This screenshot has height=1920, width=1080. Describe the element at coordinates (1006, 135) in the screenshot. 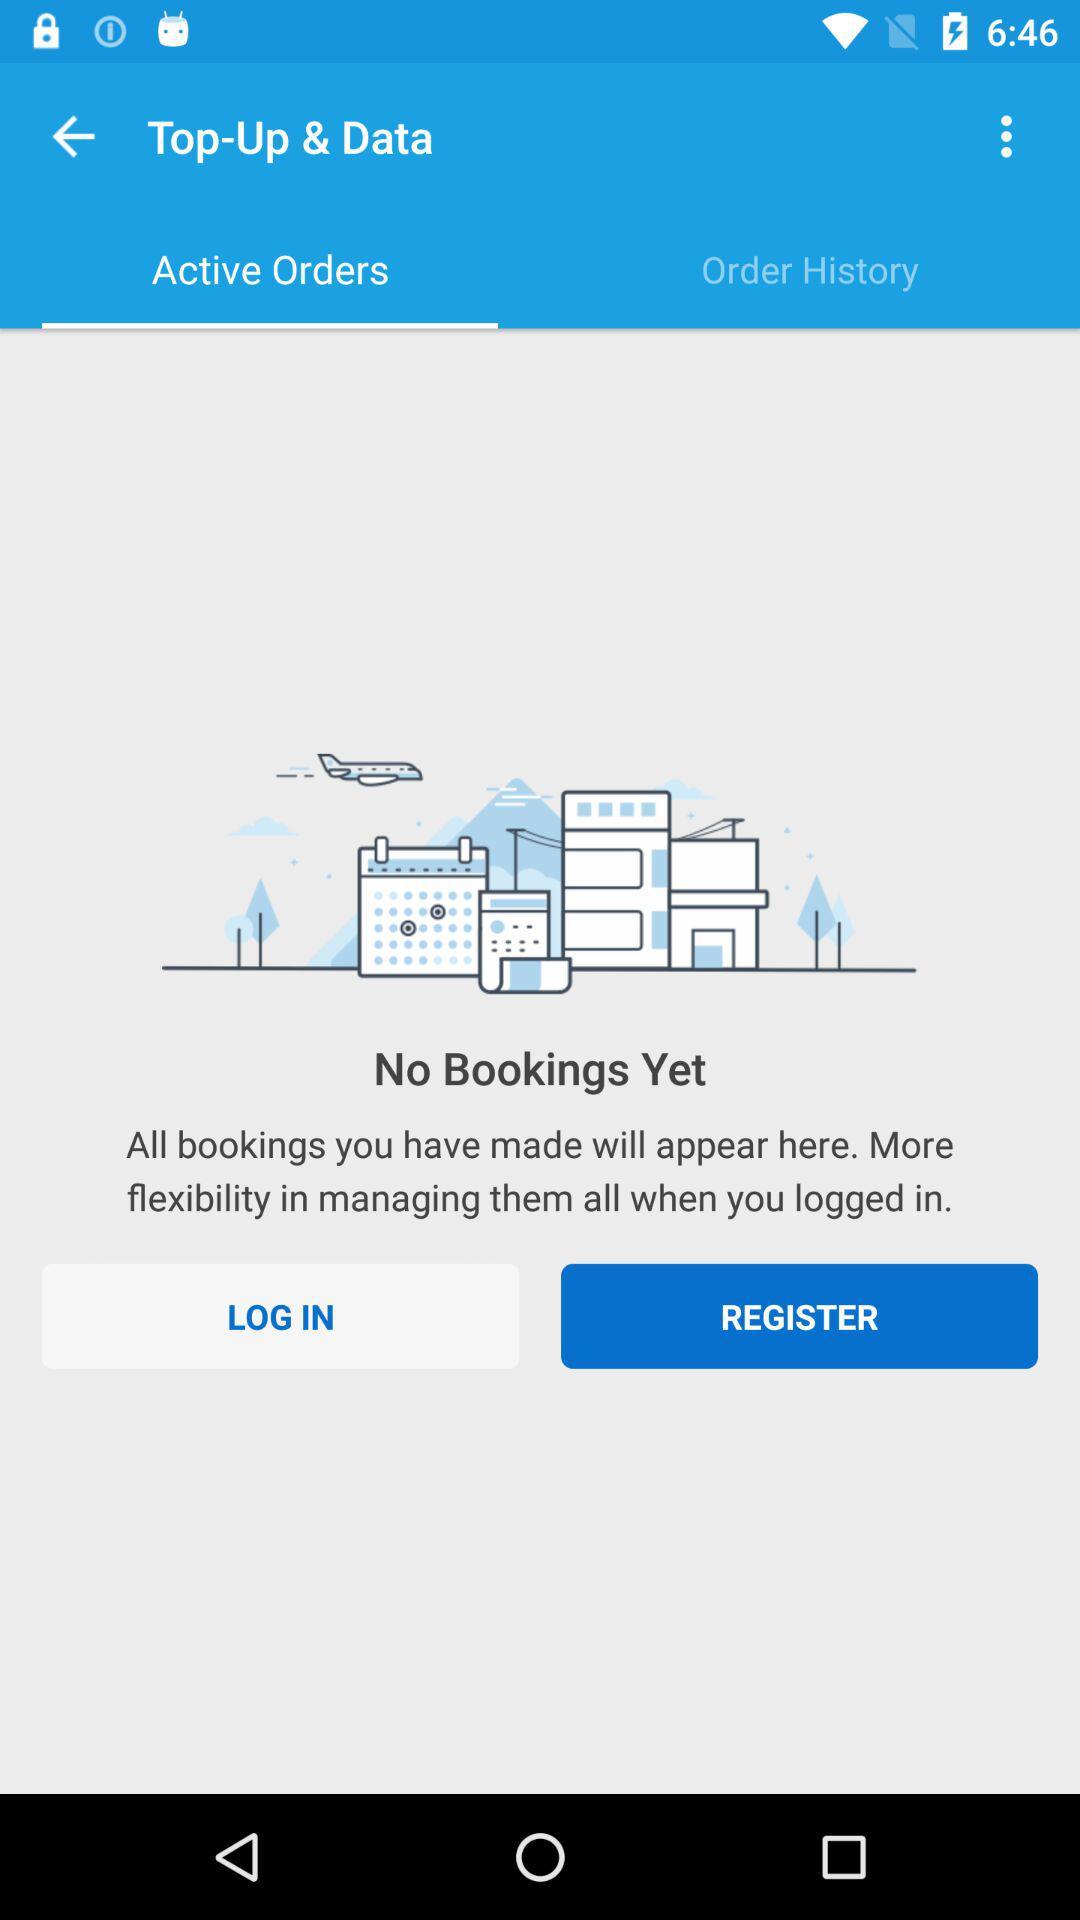

I see `more options` at that location.